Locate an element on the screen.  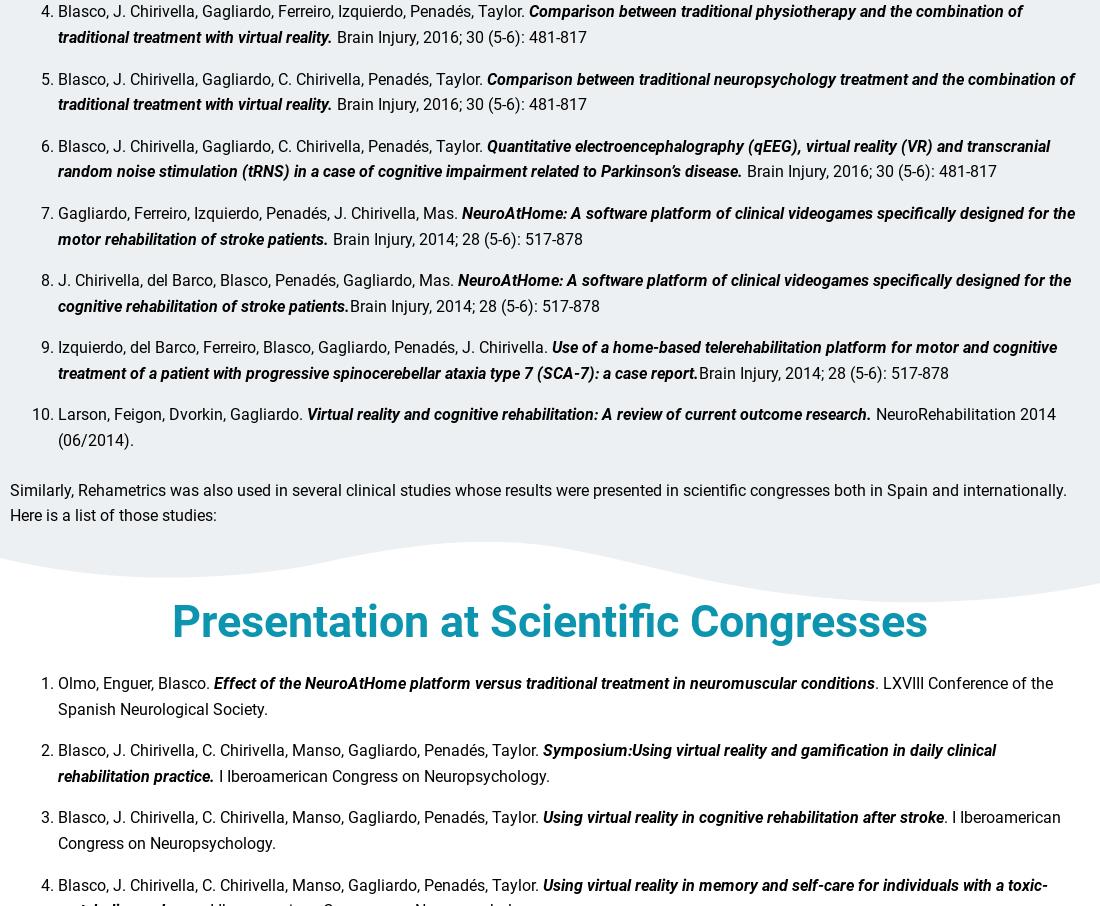
'Larson, Feigon, Dvorkin, Gagliardo.' is located at coordinates (181, 423).